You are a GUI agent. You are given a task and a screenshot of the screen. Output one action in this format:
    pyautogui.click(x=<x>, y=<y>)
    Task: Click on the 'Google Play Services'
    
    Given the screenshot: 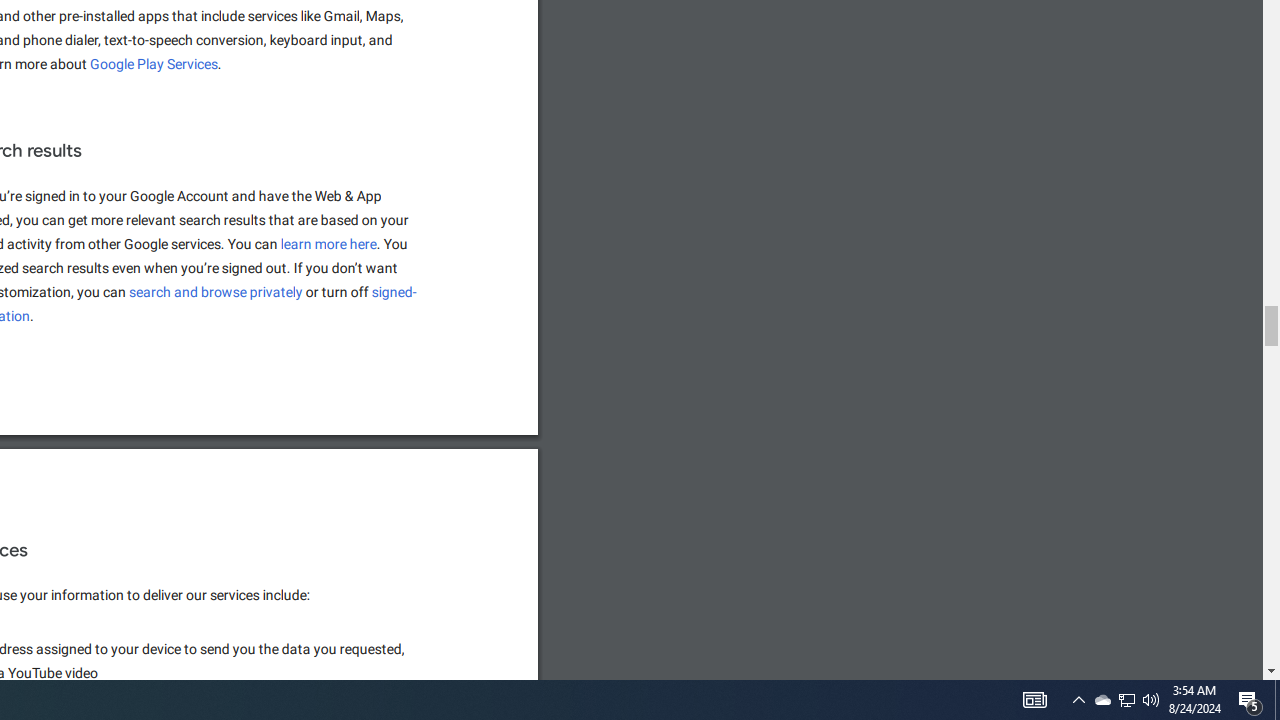 What is the action you would take?
    pyautogui.click(x=153, y=63)
    